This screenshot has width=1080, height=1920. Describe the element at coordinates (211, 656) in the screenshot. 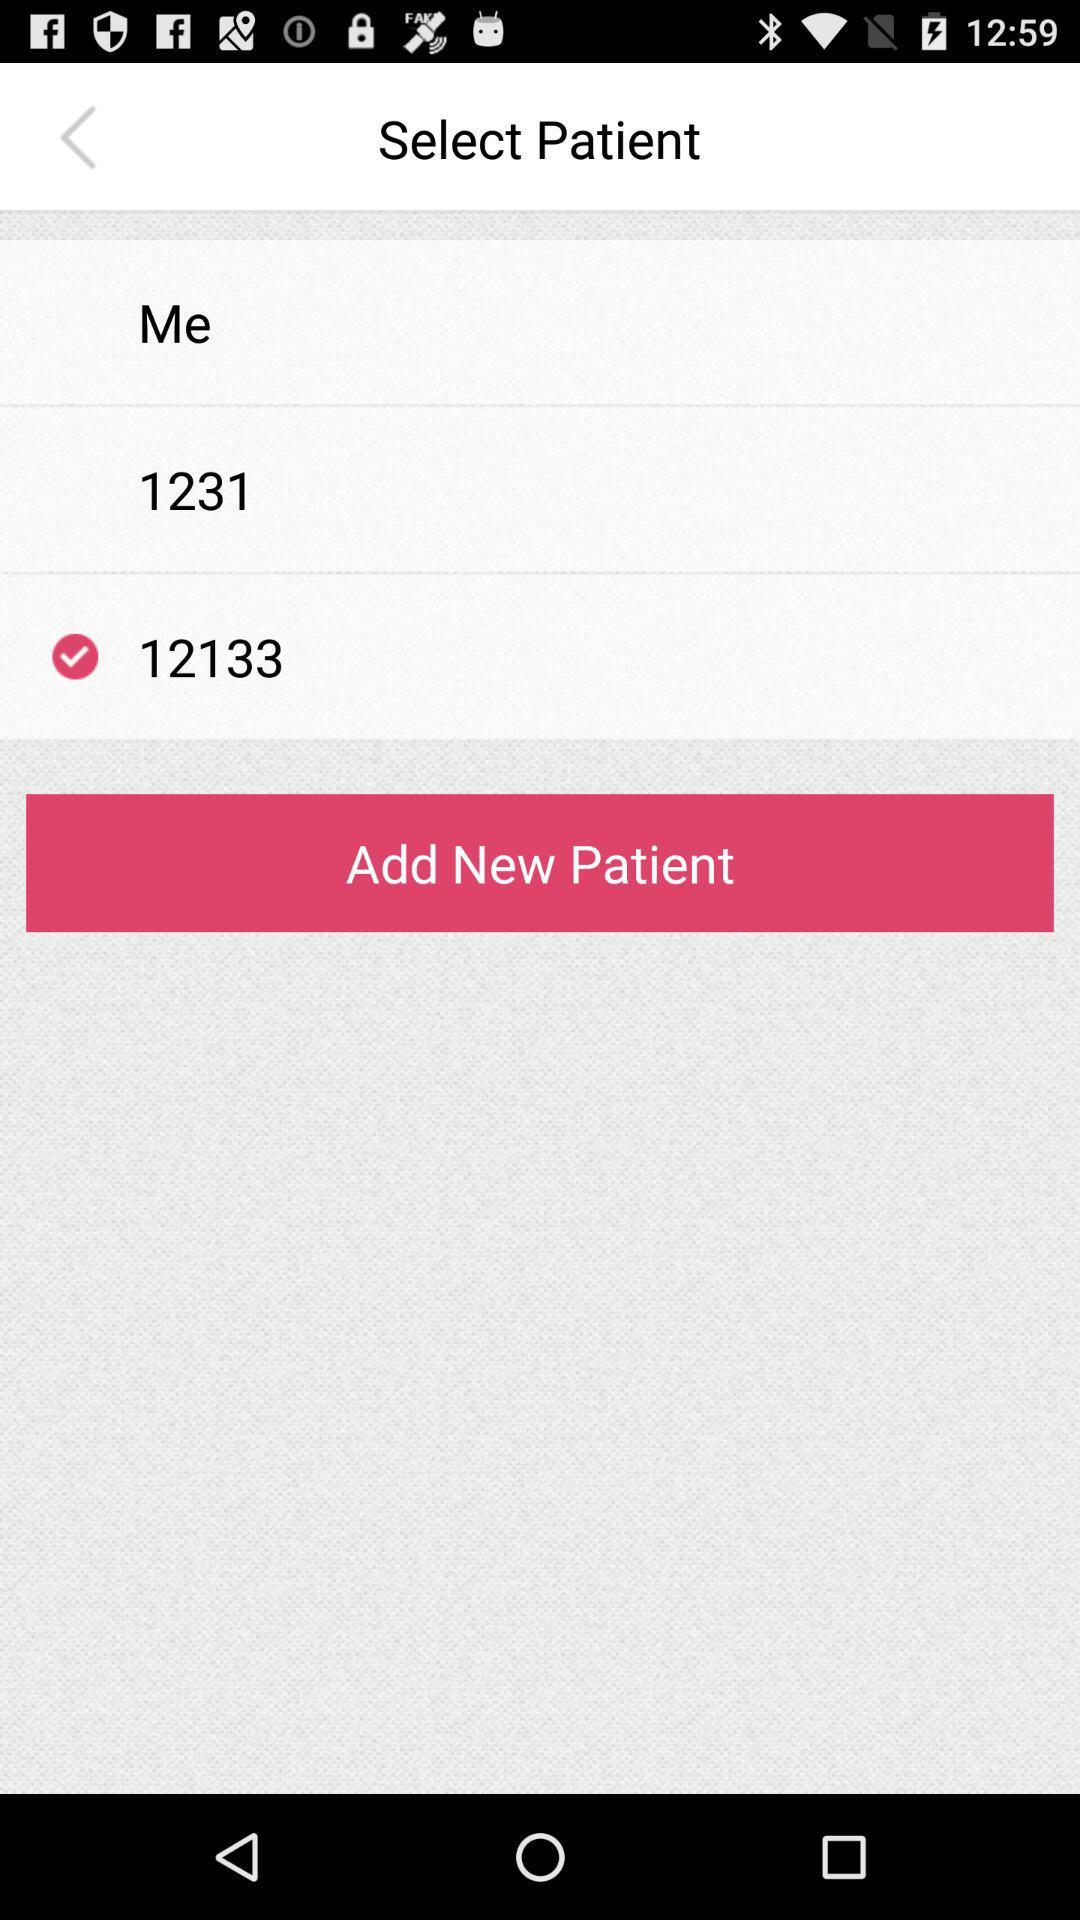

I see `the 12133` at that location.